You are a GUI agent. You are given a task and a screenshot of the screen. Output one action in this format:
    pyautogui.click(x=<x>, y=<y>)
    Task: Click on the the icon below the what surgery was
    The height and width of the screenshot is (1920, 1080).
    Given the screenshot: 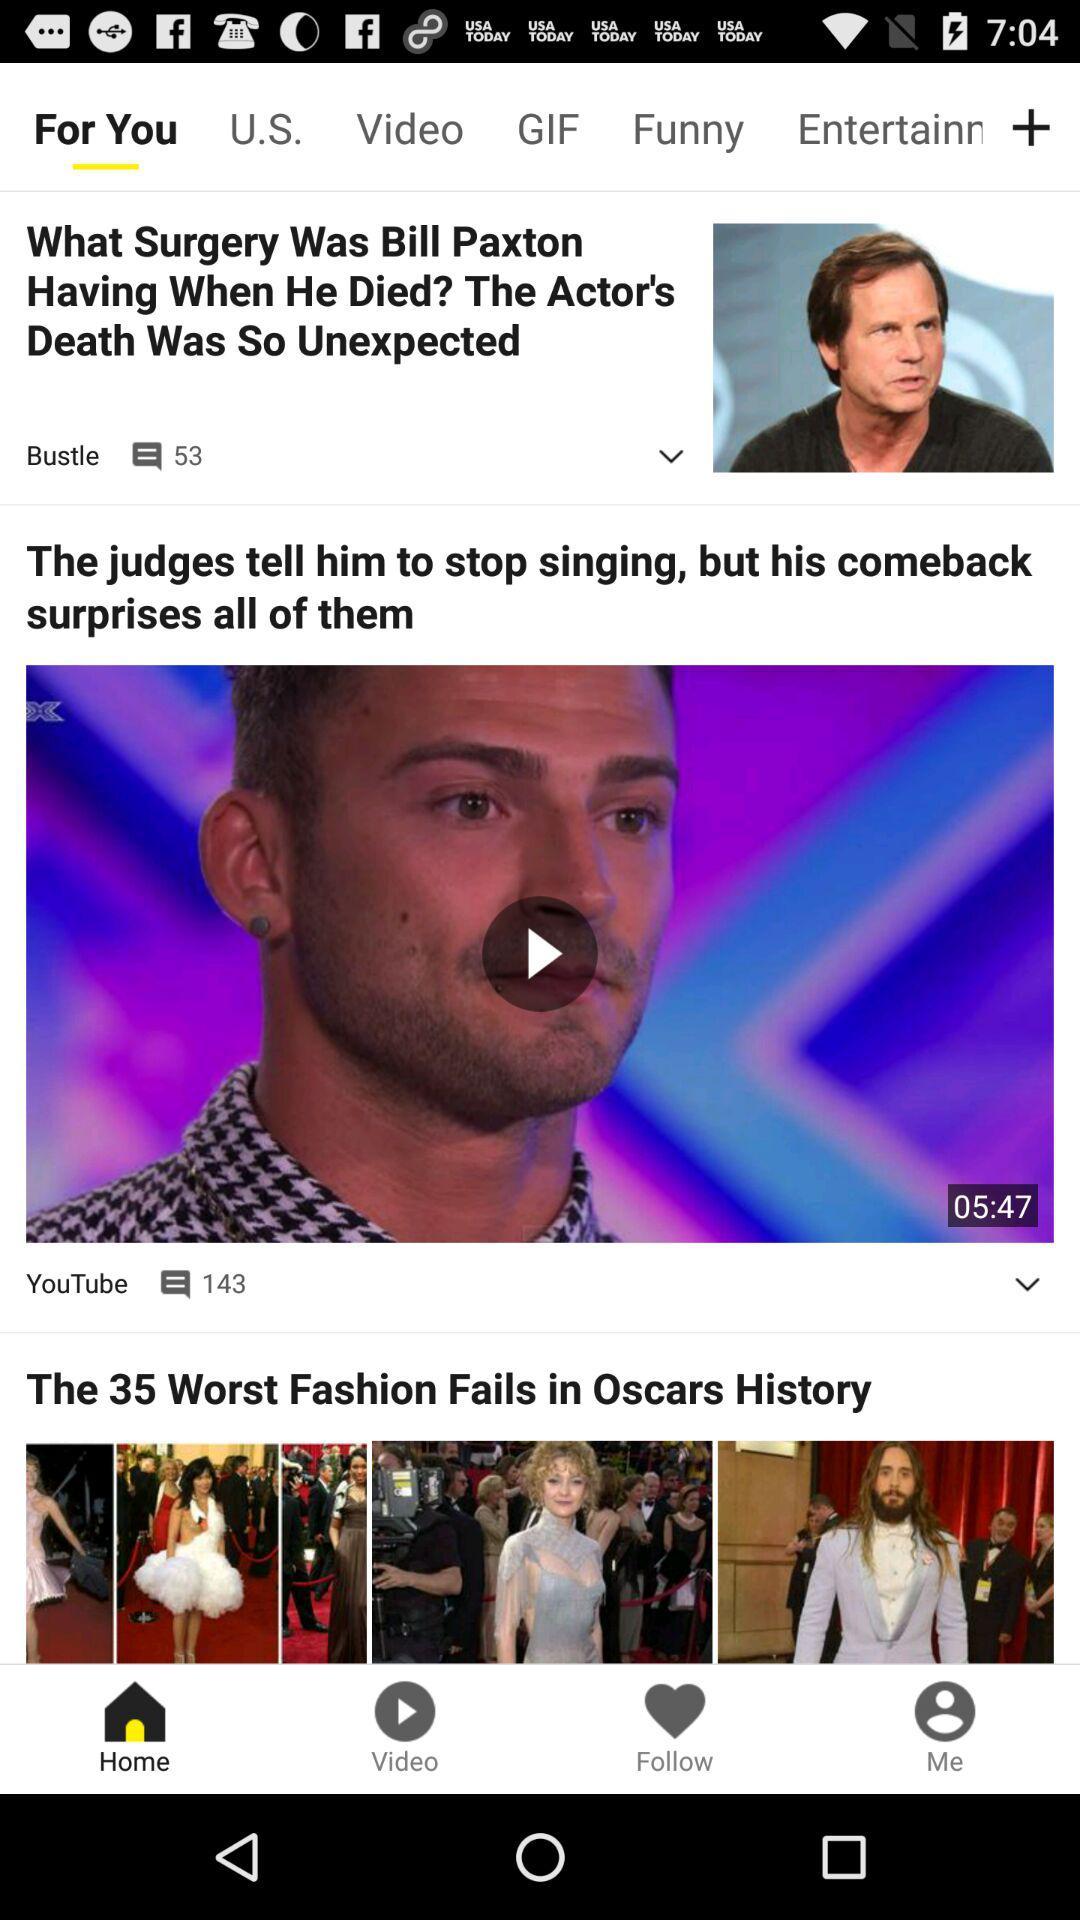 What is the action you would take?
    pyautogui.click(x=671, y=455)
    